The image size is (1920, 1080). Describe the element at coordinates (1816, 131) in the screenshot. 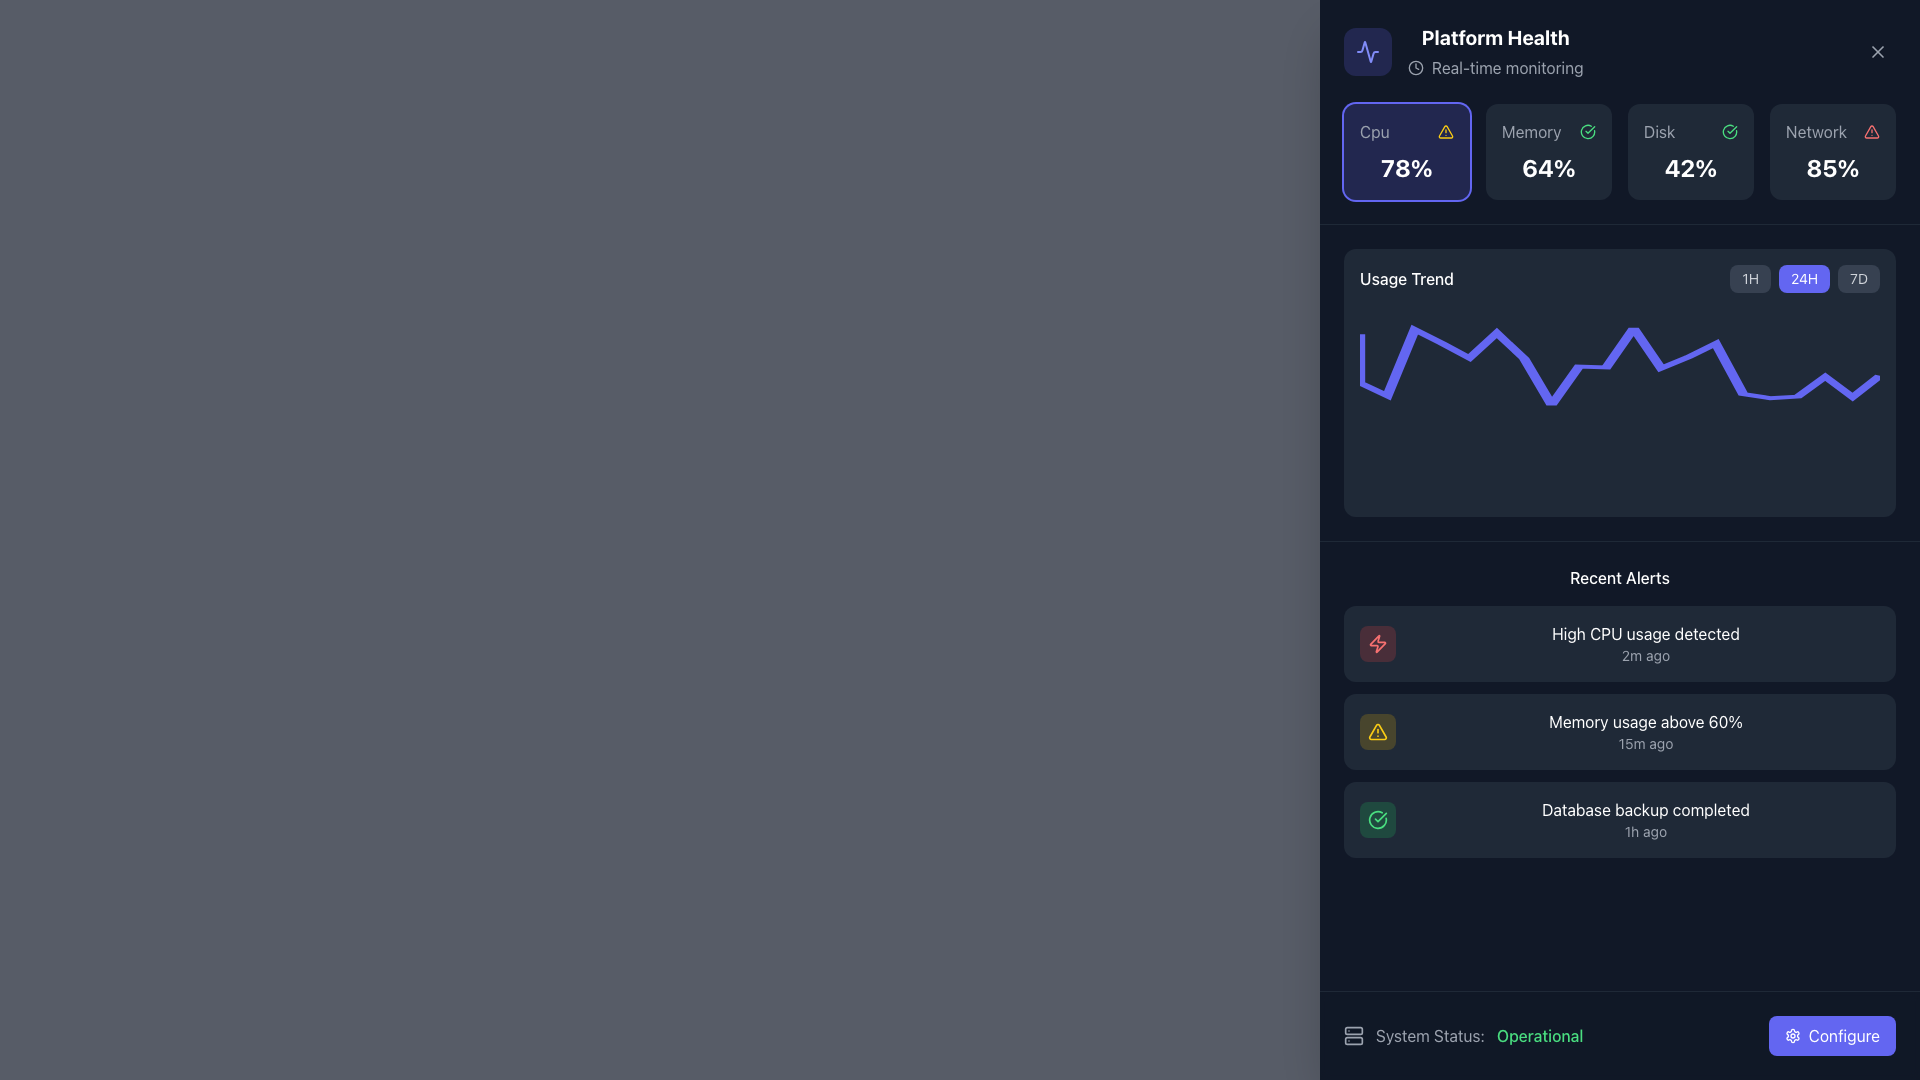

I see `the 'Network' label, which is a gray text label positioned near an alert icon in the top right corner of the interface` at that location.